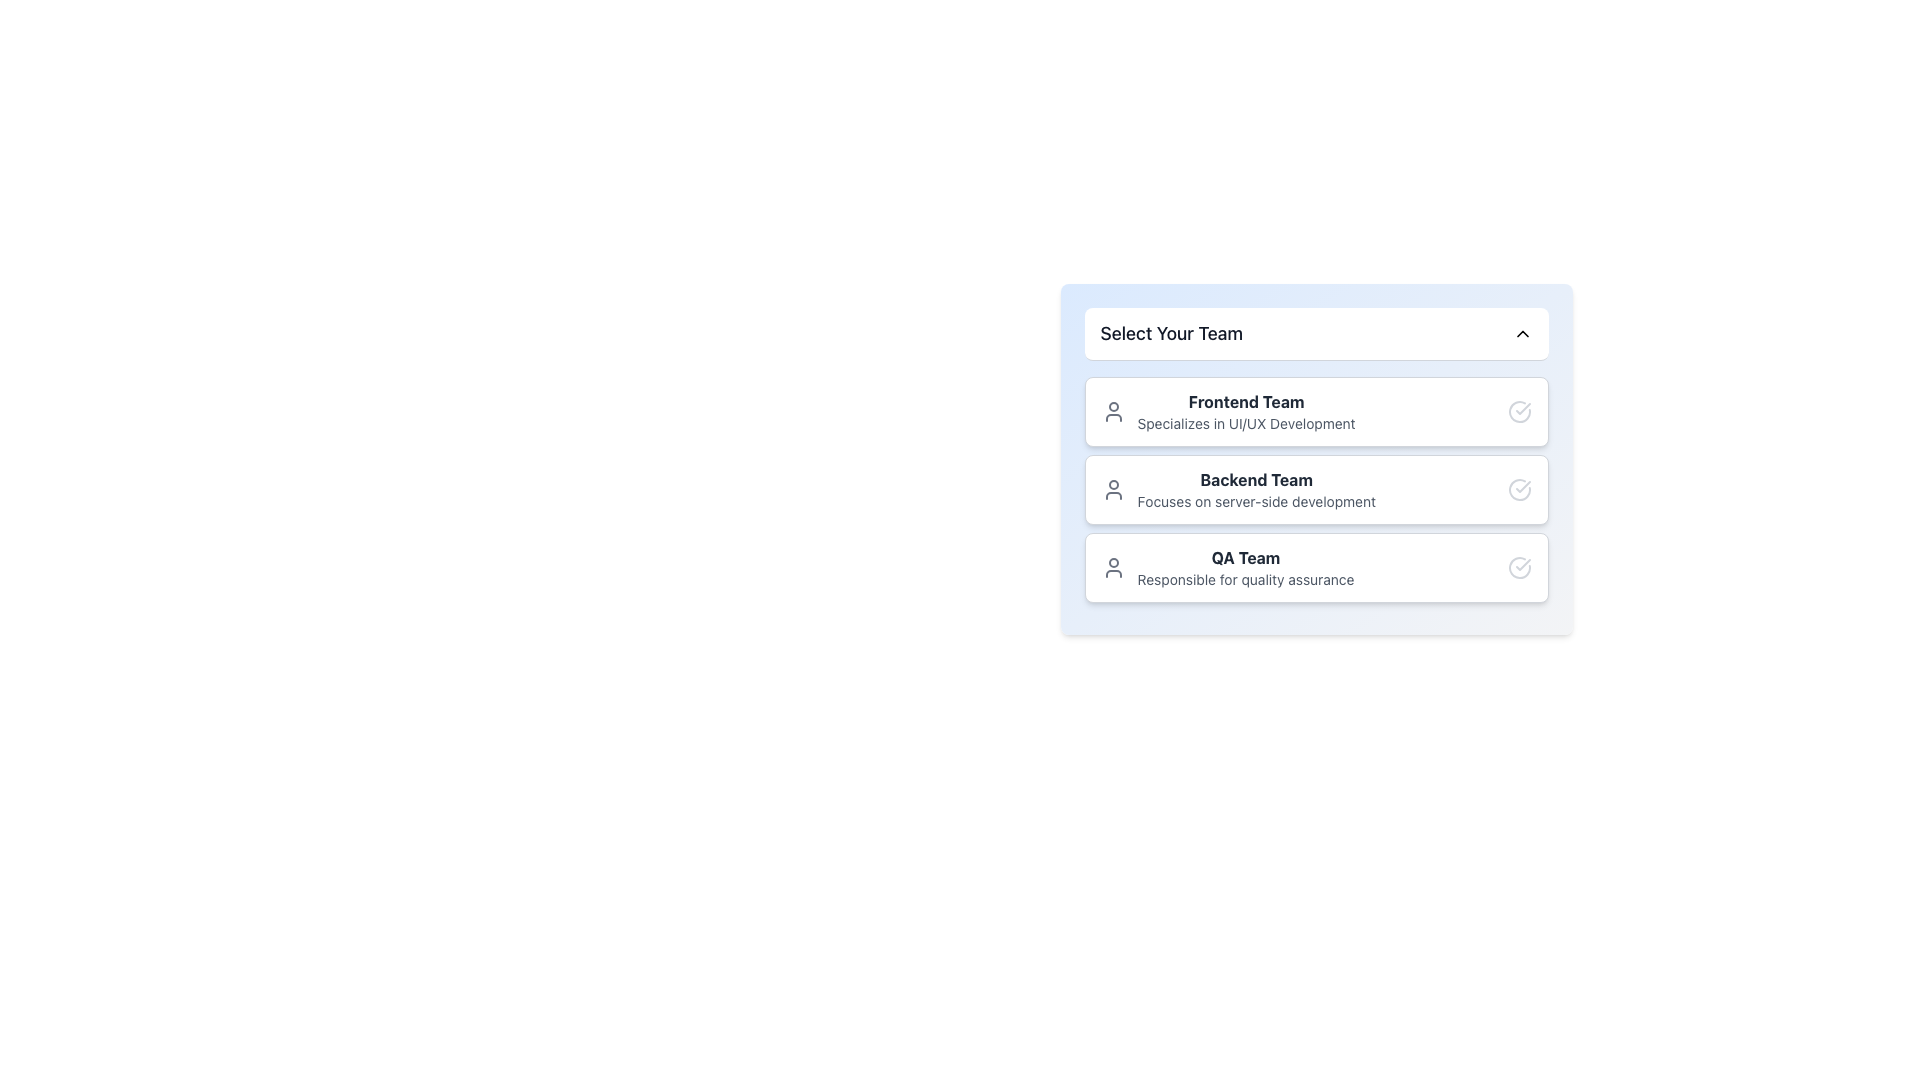  Describe the element at coordinates (1245, 401) in the screenshot. I see `the 'Frontend Team' text label to focus on the team details, which is styled in bold dark gray and positioned at the top of the section under 'Select Your Team.'` at that location.